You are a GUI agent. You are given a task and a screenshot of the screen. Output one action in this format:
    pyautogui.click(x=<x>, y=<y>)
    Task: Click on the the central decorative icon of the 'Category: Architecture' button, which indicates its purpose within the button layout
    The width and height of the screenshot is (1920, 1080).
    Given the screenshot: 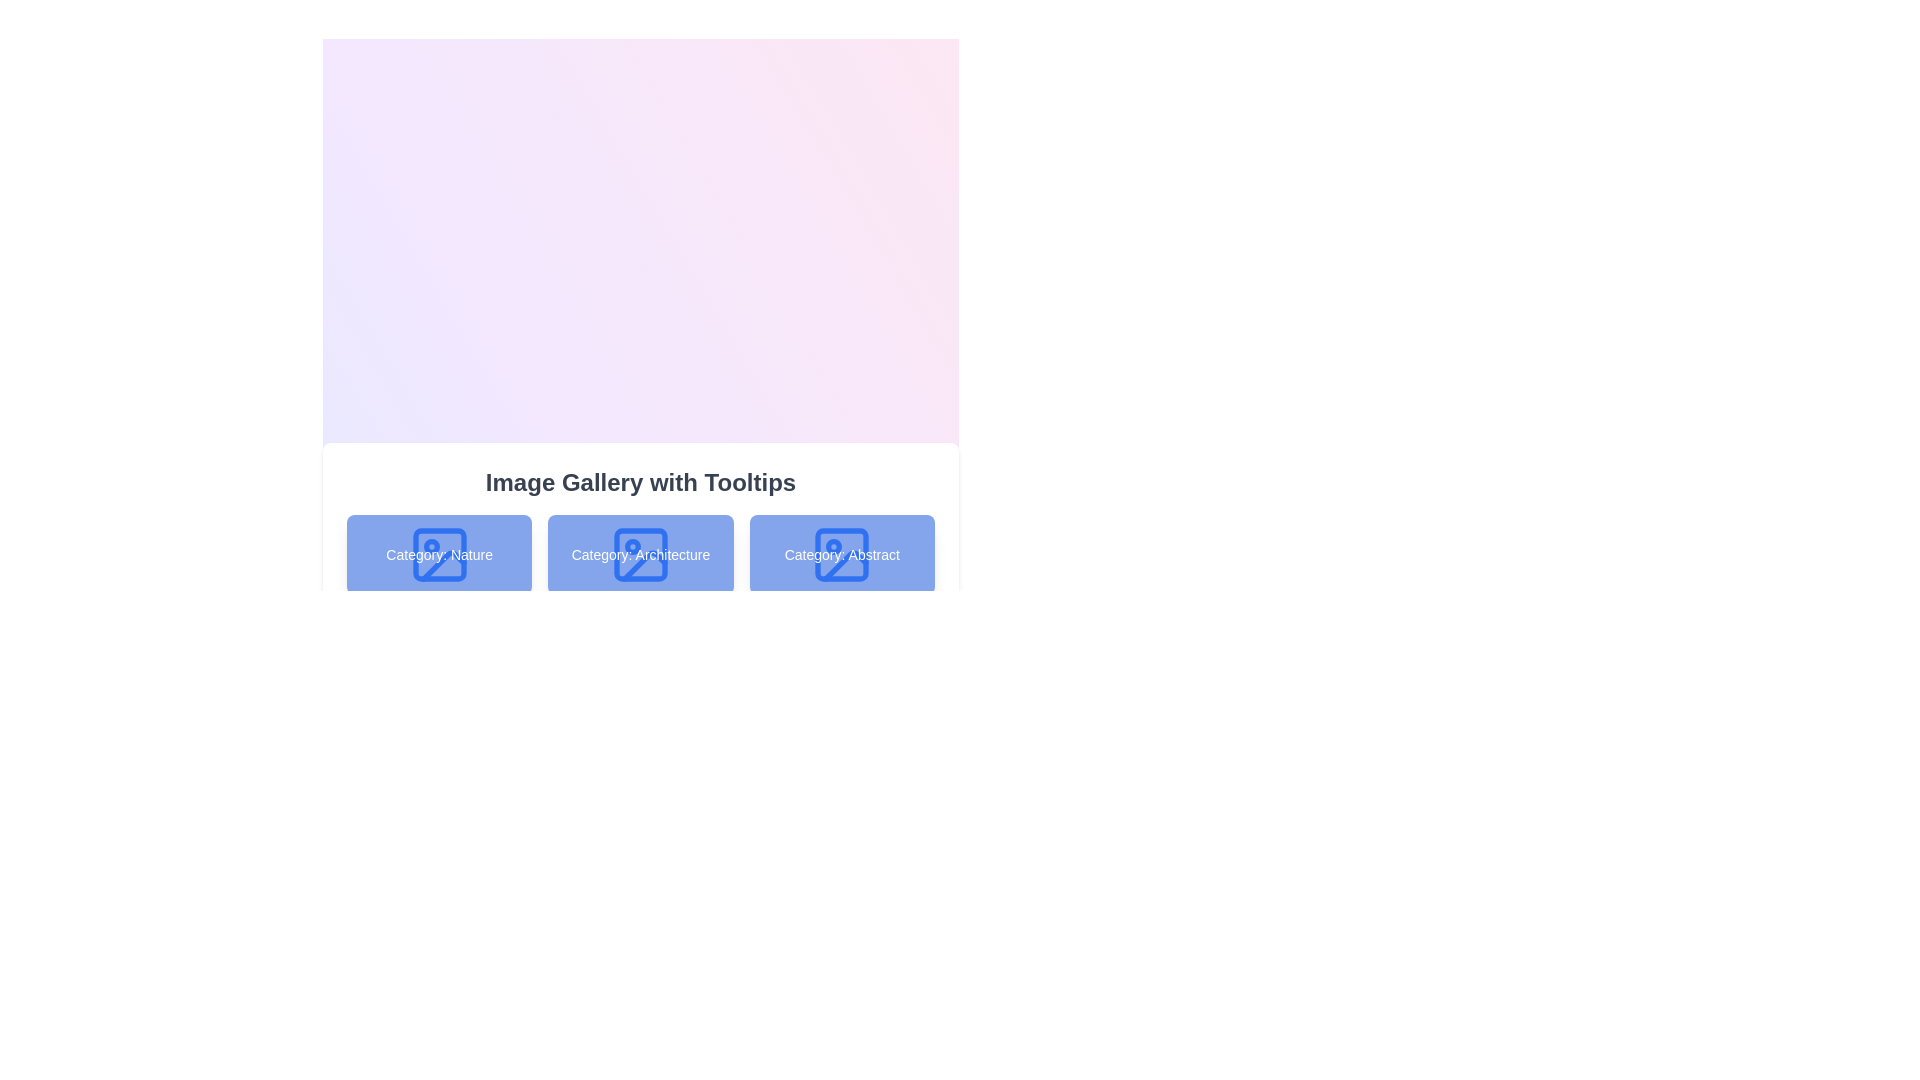 What is the action you would take?
    pyautogui.click(x=640, y=555)
    